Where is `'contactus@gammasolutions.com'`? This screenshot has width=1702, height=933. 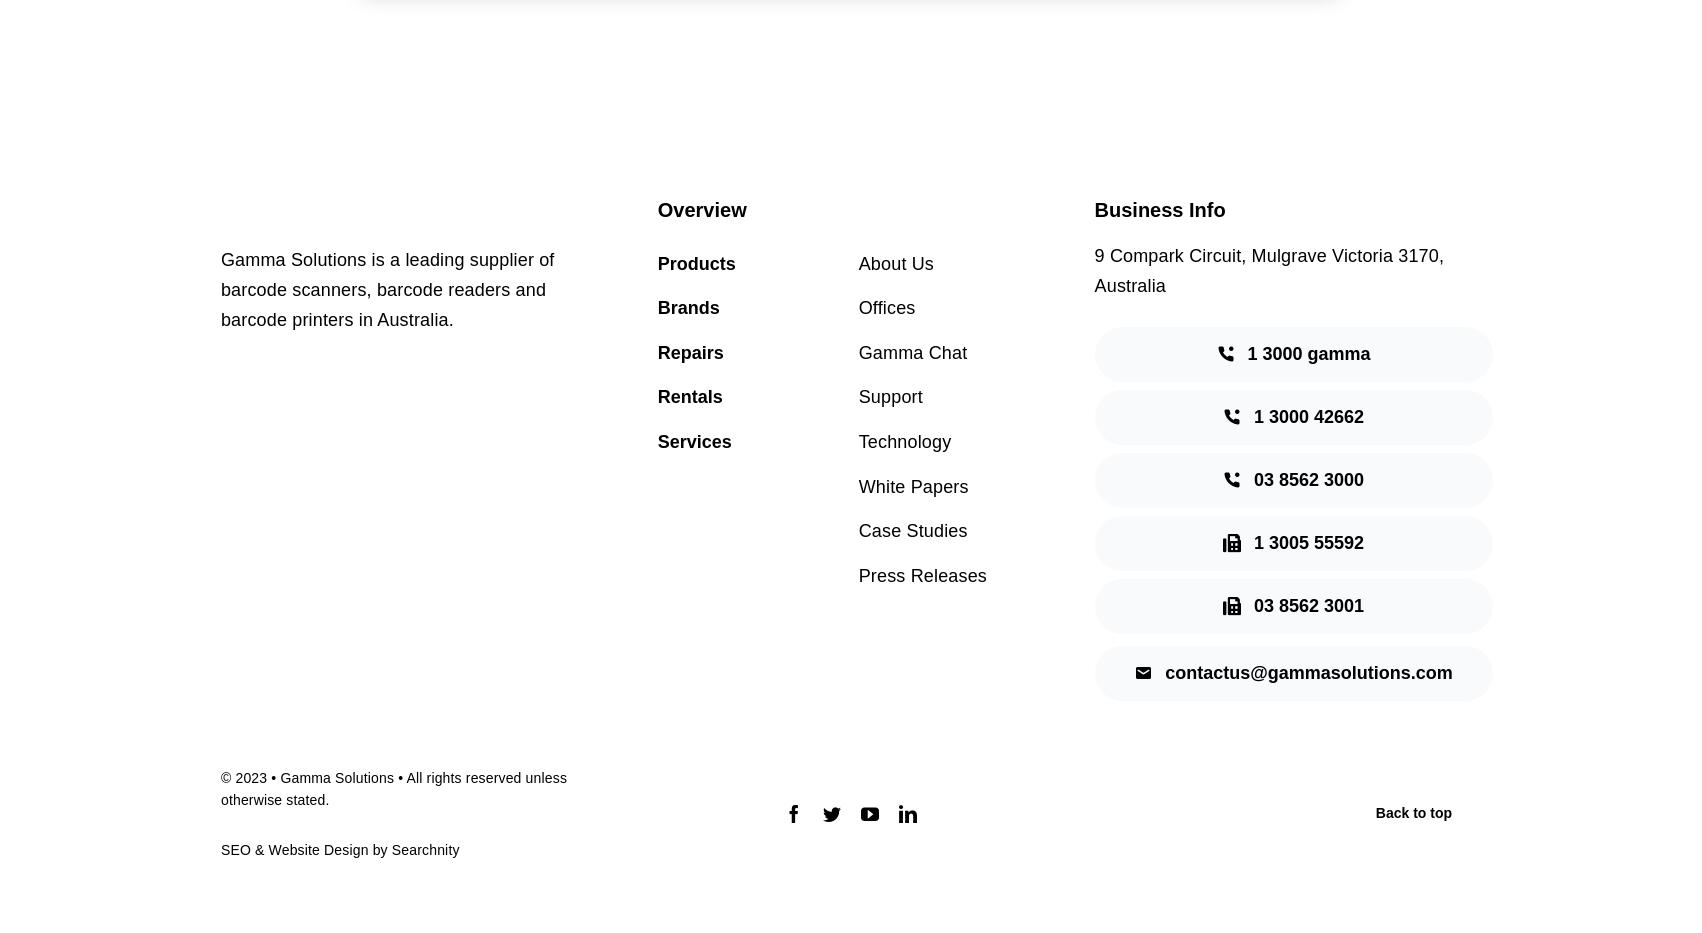
'contactus@gammasolutions.com' is located at coordinates (1307, 671).